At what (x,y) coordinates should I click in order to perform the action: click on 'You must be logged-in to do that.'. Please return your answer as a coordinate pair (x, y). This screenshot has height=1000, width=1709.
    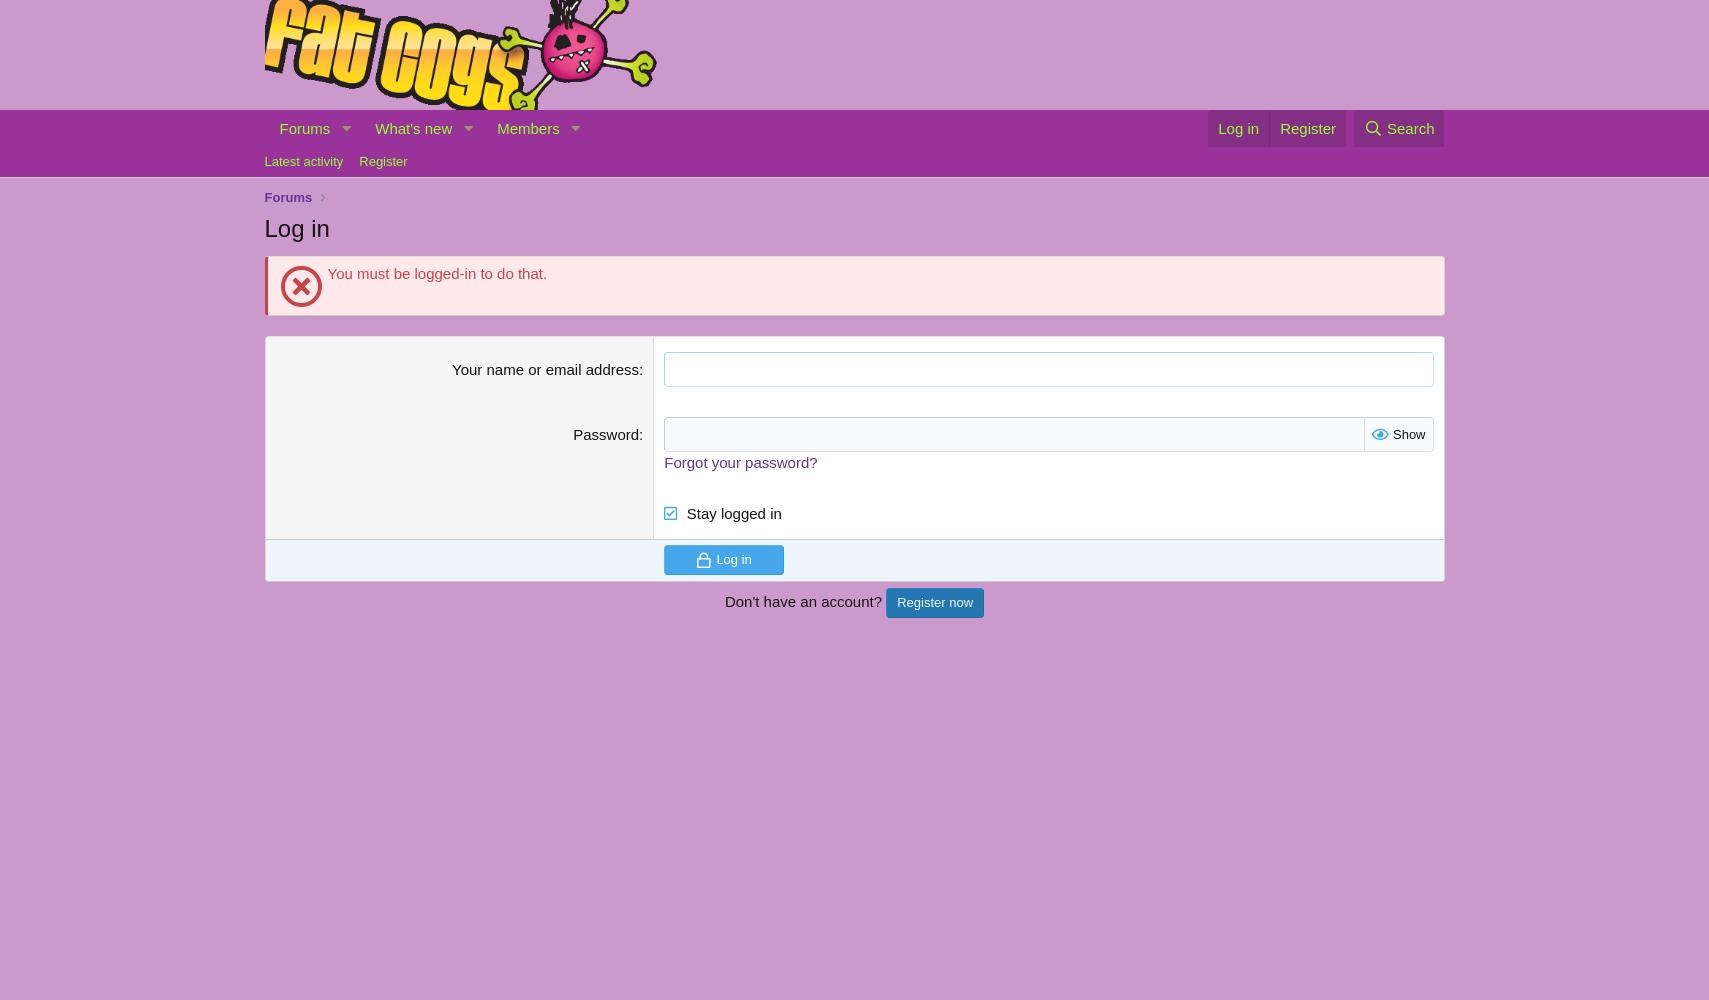
    Looking at the image, I should click on (435, 272).